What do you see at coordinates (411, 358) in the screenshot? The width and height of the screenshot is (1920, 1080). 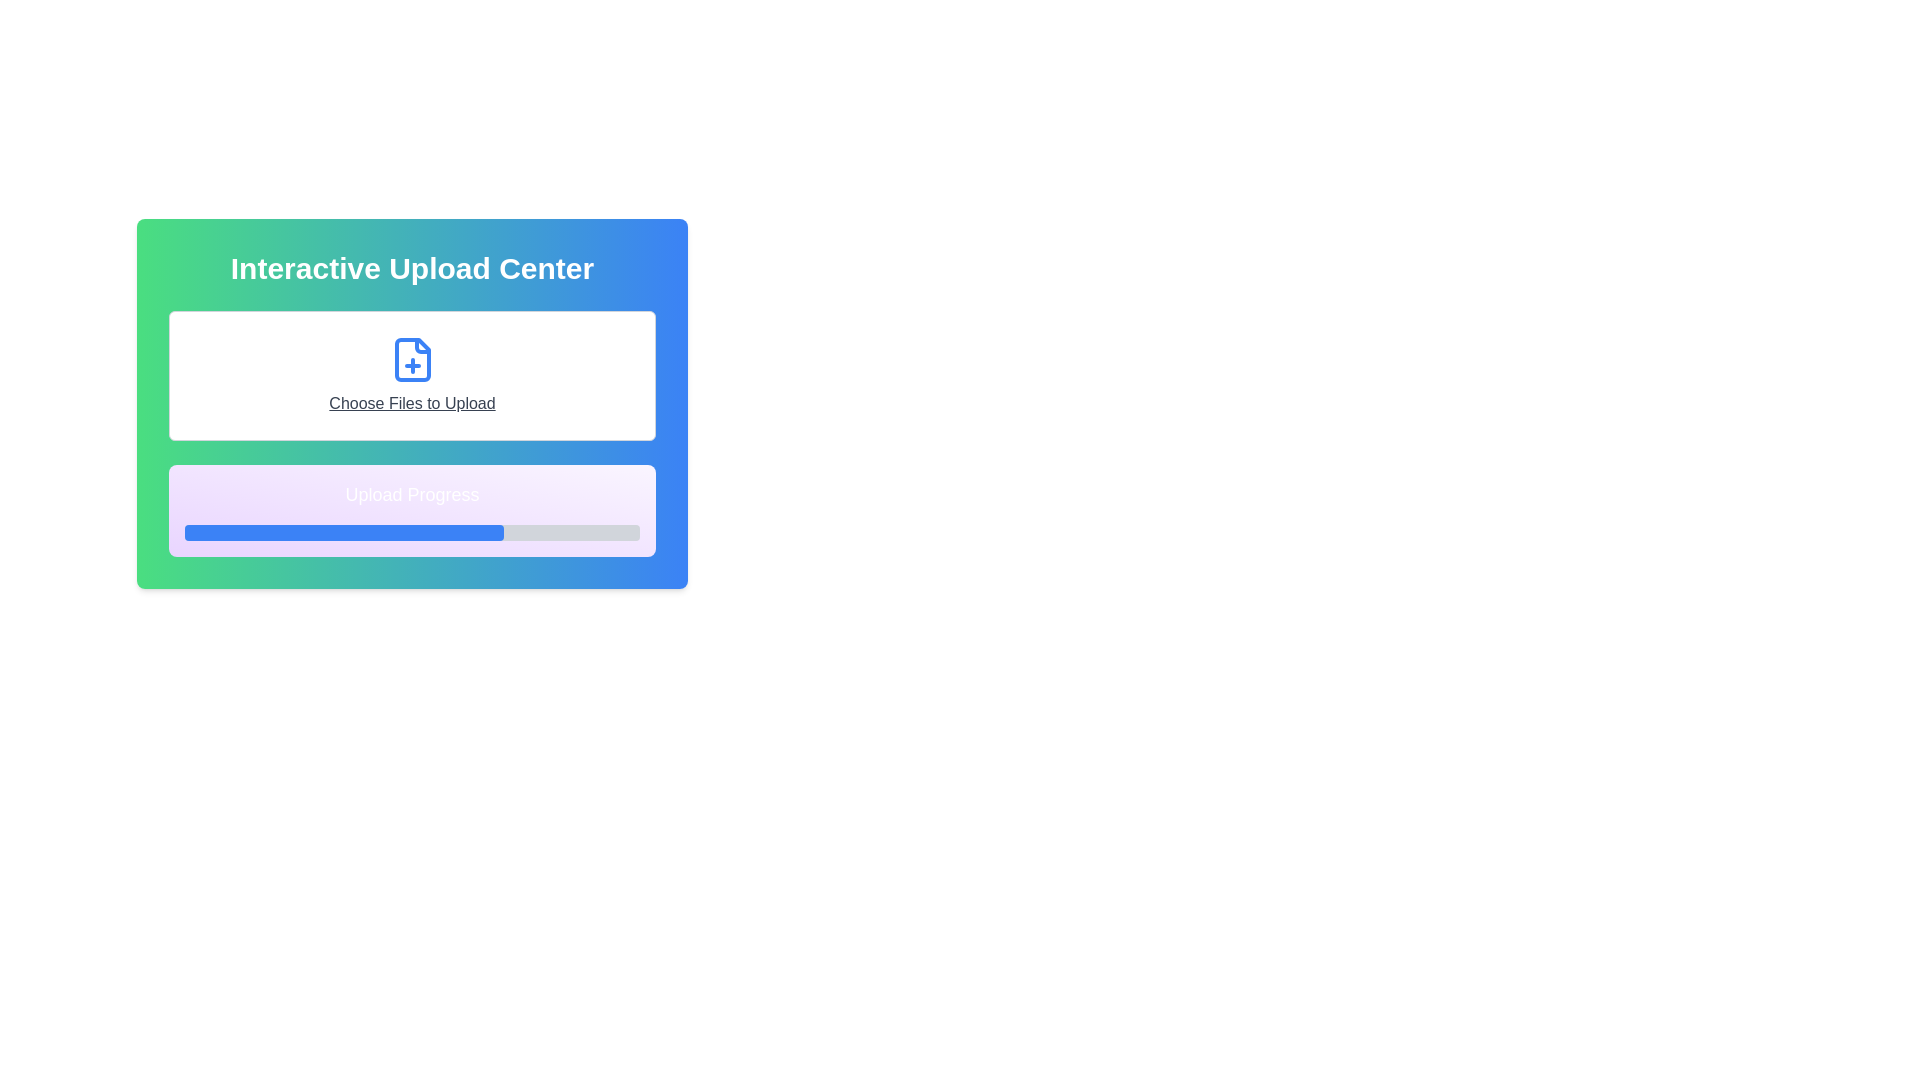 I see `the document-shaped vector graphic icon with a folded top right corner, filled with blue hue and a plus sign, located in the central area of the card above 'Choose Files to Upload'` at bounding box center [411, 358].